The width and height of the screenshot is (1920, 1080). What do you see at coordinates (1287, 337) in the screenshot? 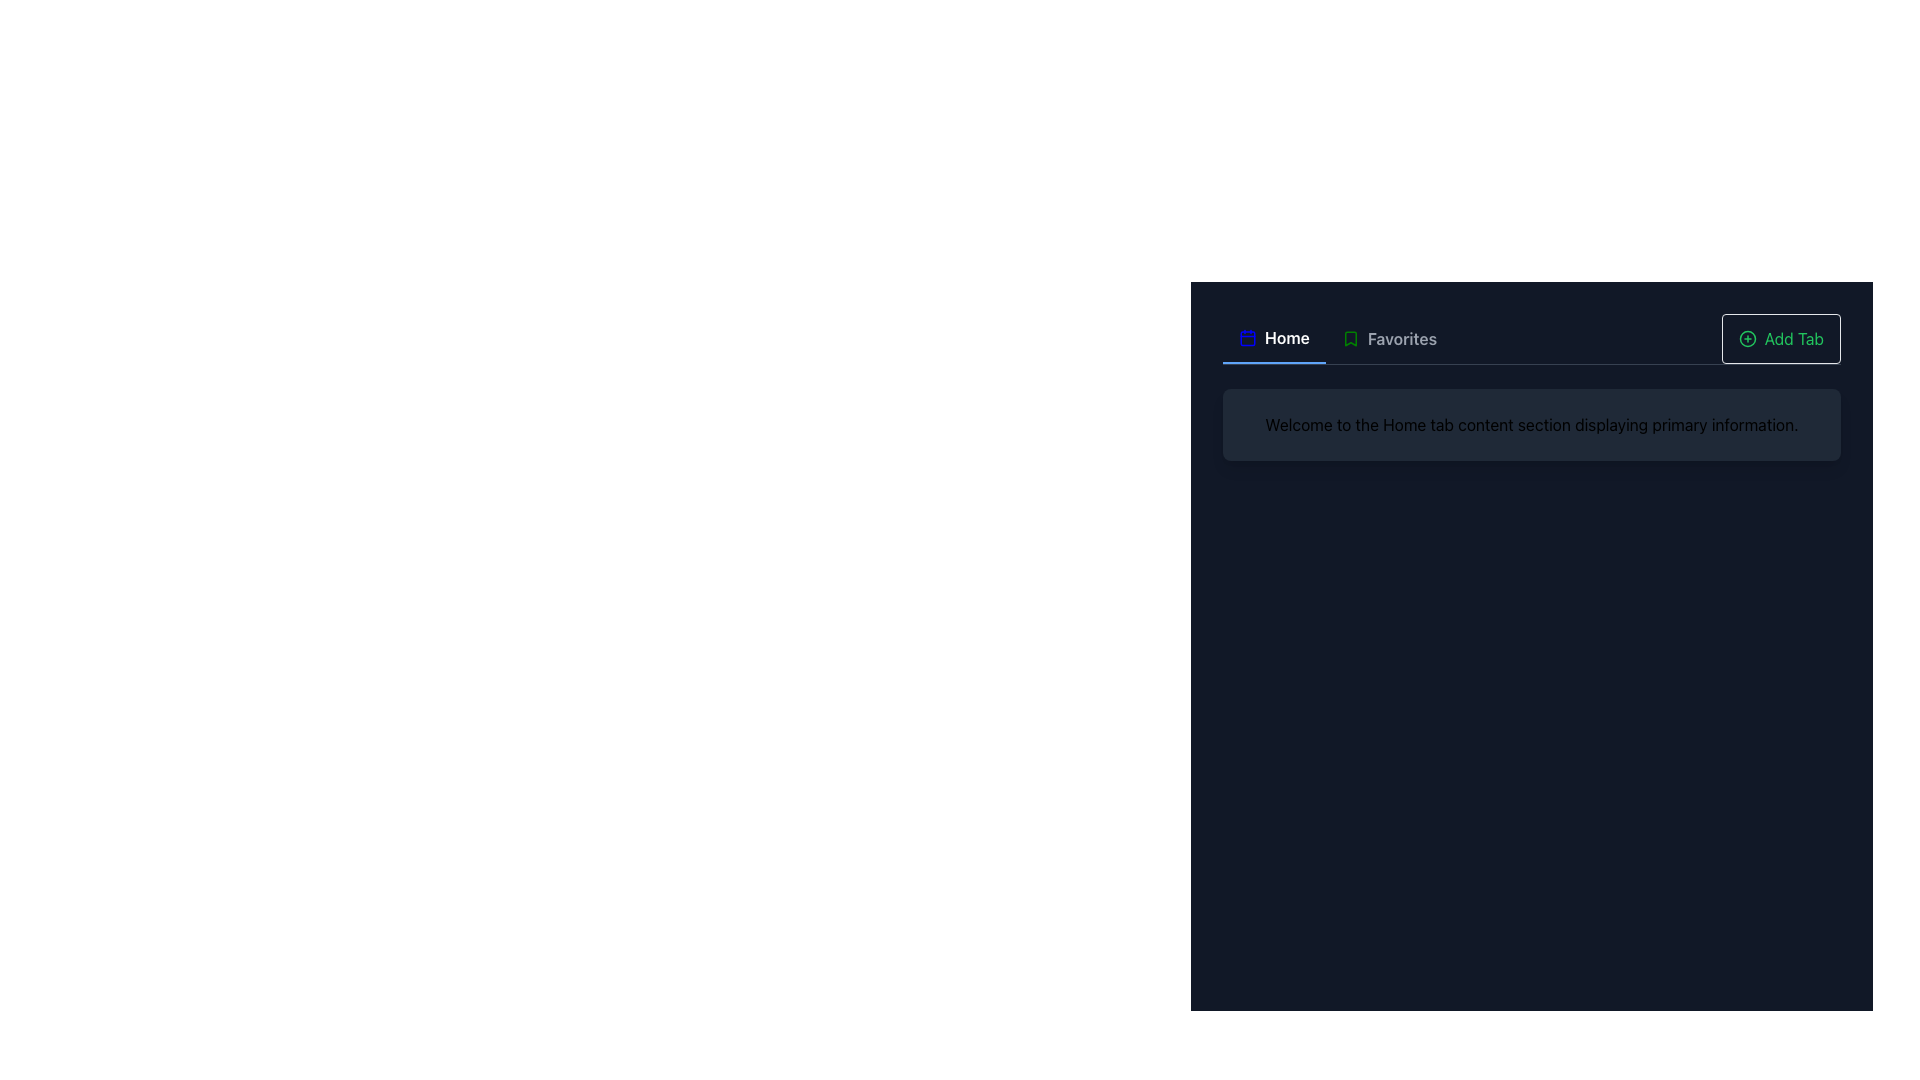
I see `the 'Home' label, which is styled in white font on a dark background and positioned in the top menu bar between a calendar icon and the 'Favorites' label` at bounding box center [1287, 337].